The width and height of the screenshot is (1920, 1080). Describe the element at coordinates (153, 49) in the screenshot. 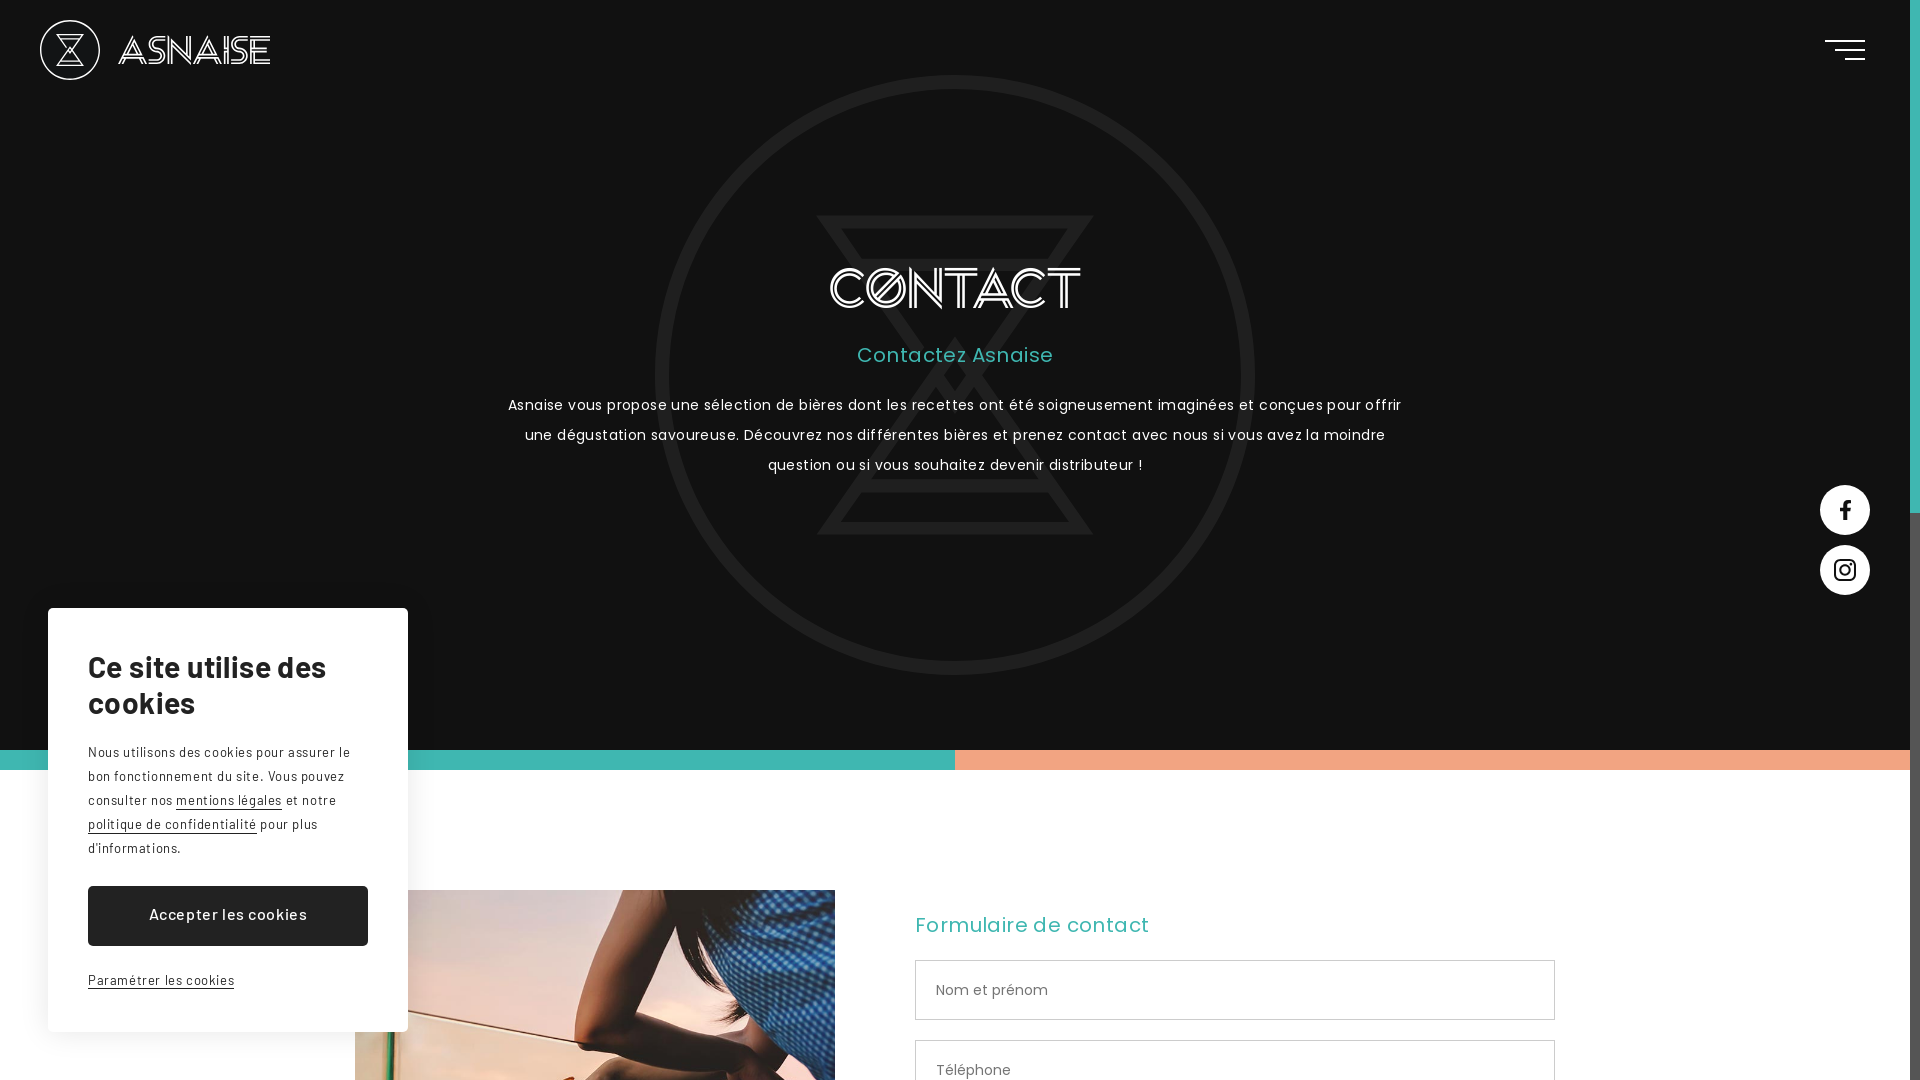

I see `'Asnaise'` at that location.